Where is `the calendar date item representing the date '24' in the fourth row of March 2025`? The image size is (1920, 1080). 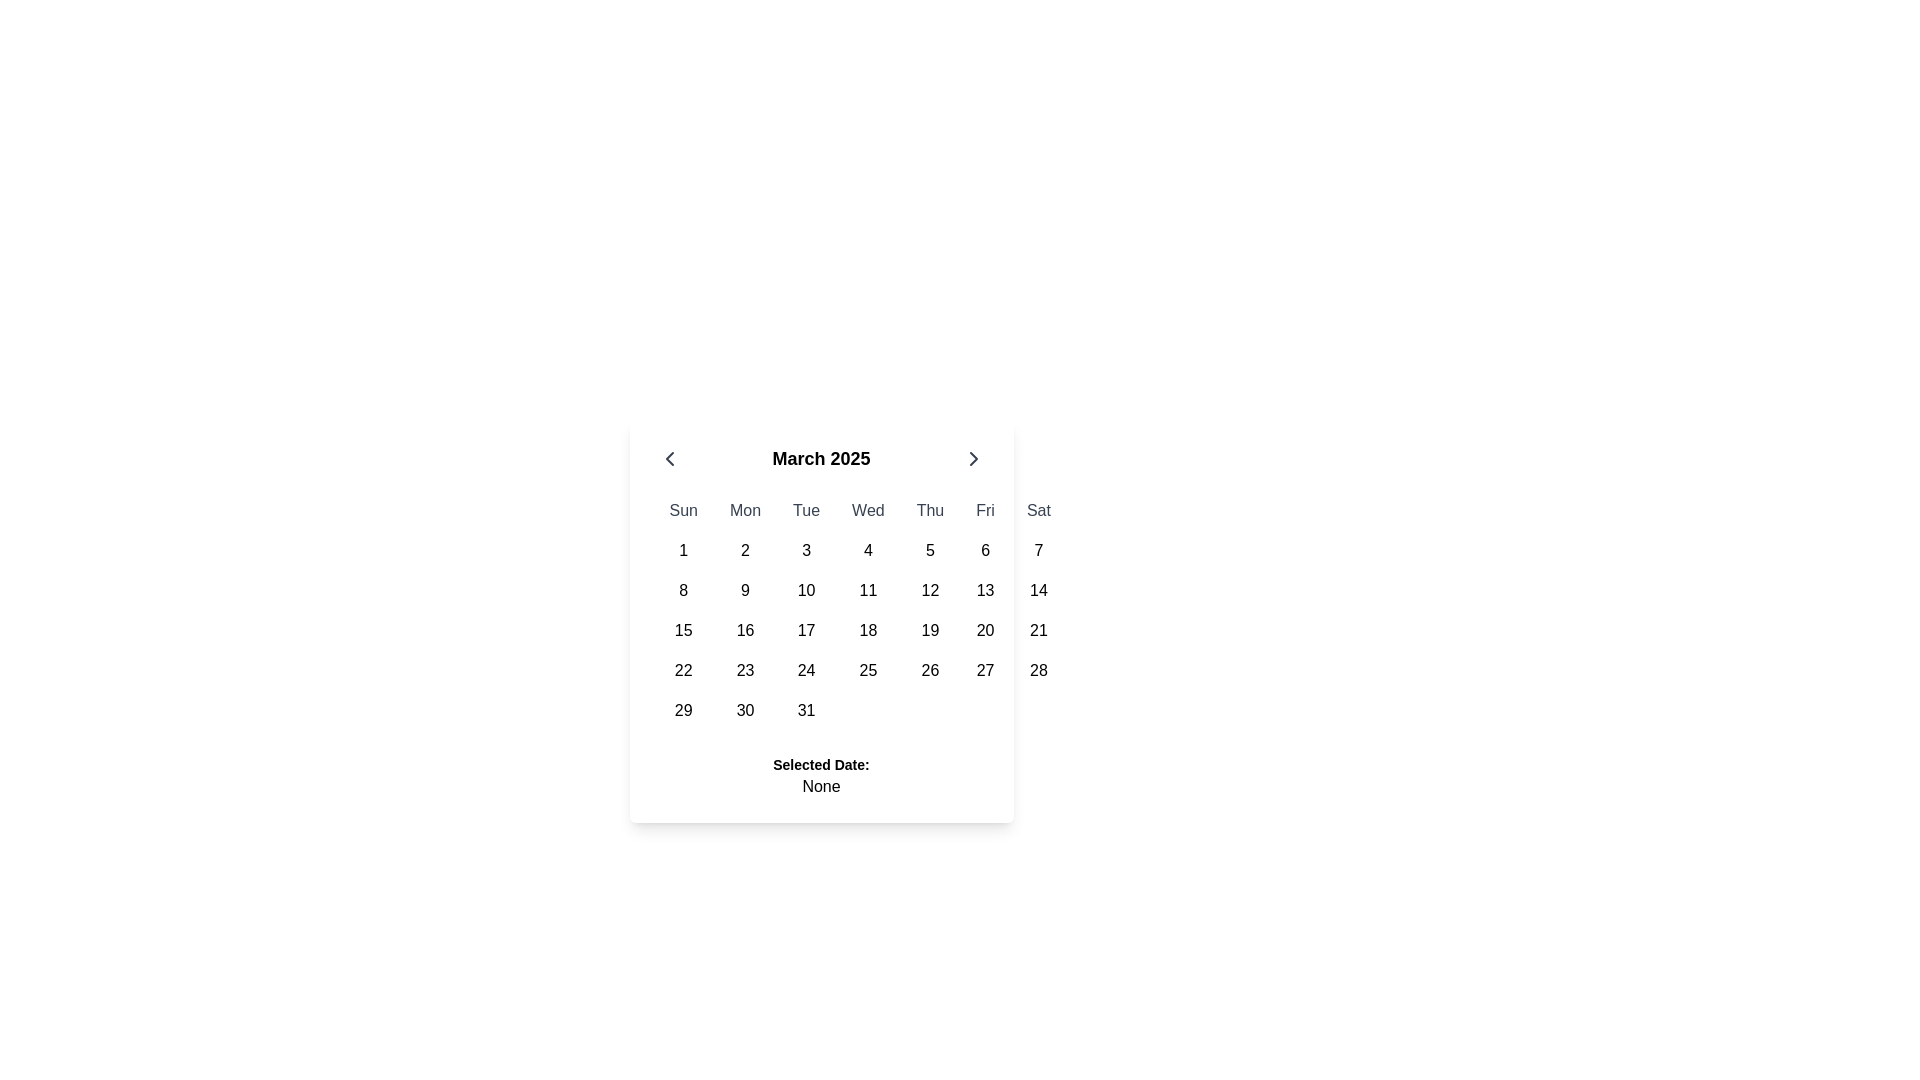
the calendar date item representing the date '24' in the fourth row of March 2025 is located at coordinates (806, 671).